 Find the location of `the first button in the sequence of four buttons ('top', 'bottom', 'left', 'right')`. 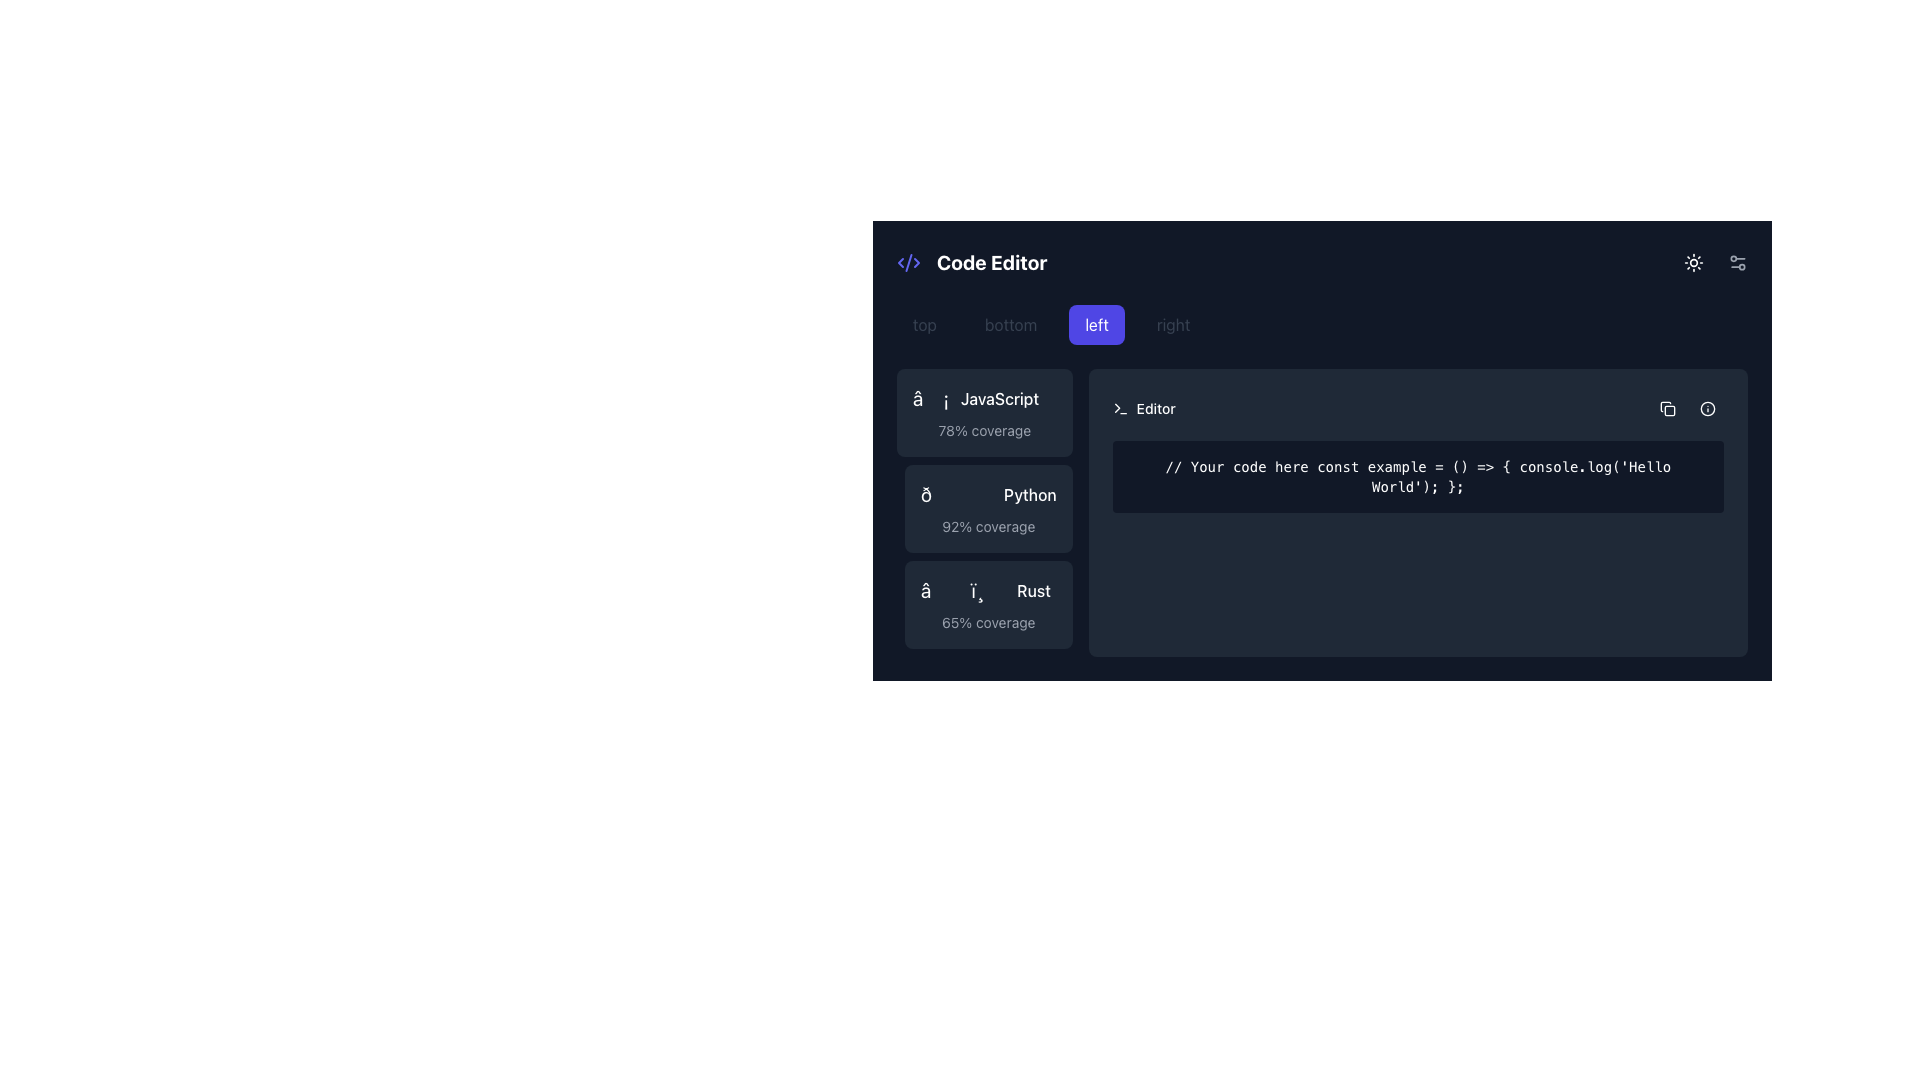

the first button in the sequence of four buttons ('top', 'bottom', 'left', 'right') is located at coordinates (924, 323).